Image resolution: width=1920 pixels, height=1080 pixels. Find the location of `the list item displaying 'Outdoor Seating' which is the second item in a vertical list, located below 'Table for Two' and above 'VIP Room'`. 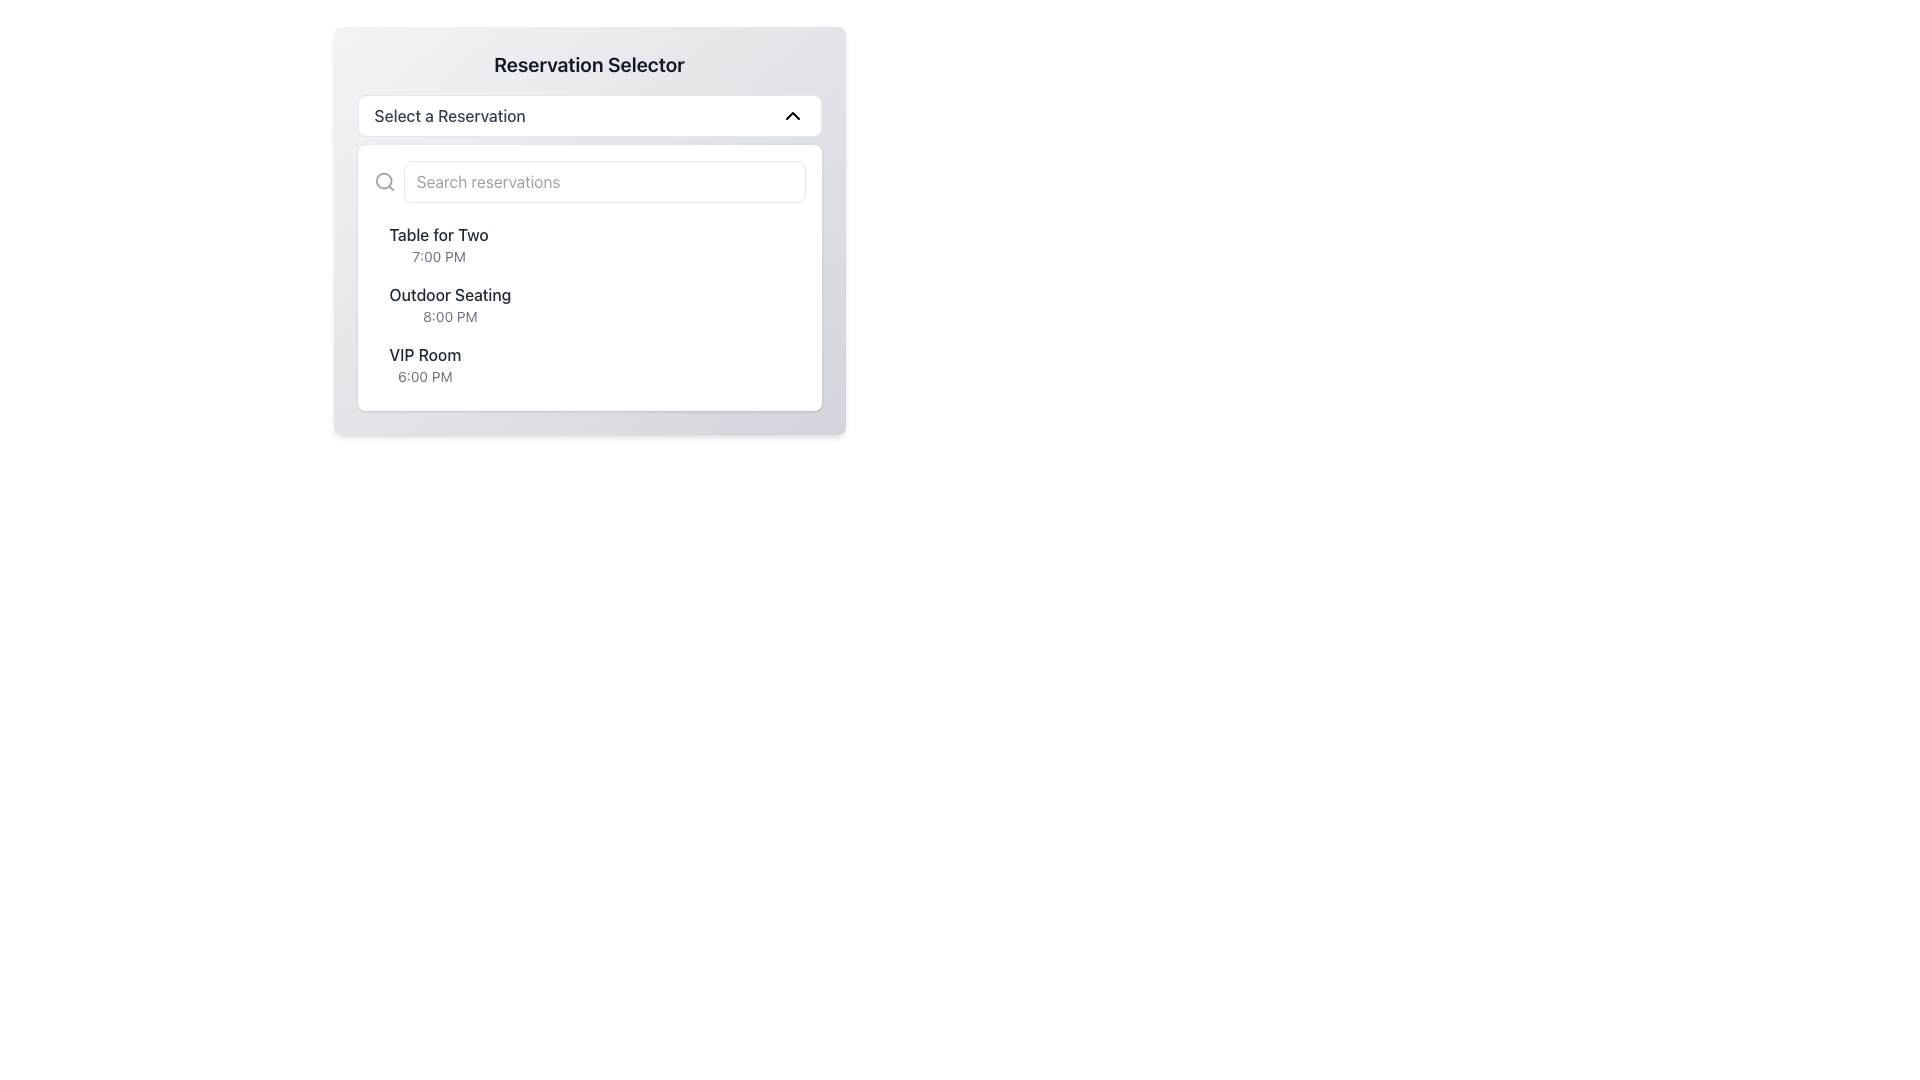

the list item displaying 'Outdoor Seating' which is the second item in a vertical list, located below 'Table for Two' and above 'VIP Room' is located at coordinates (588, 304).